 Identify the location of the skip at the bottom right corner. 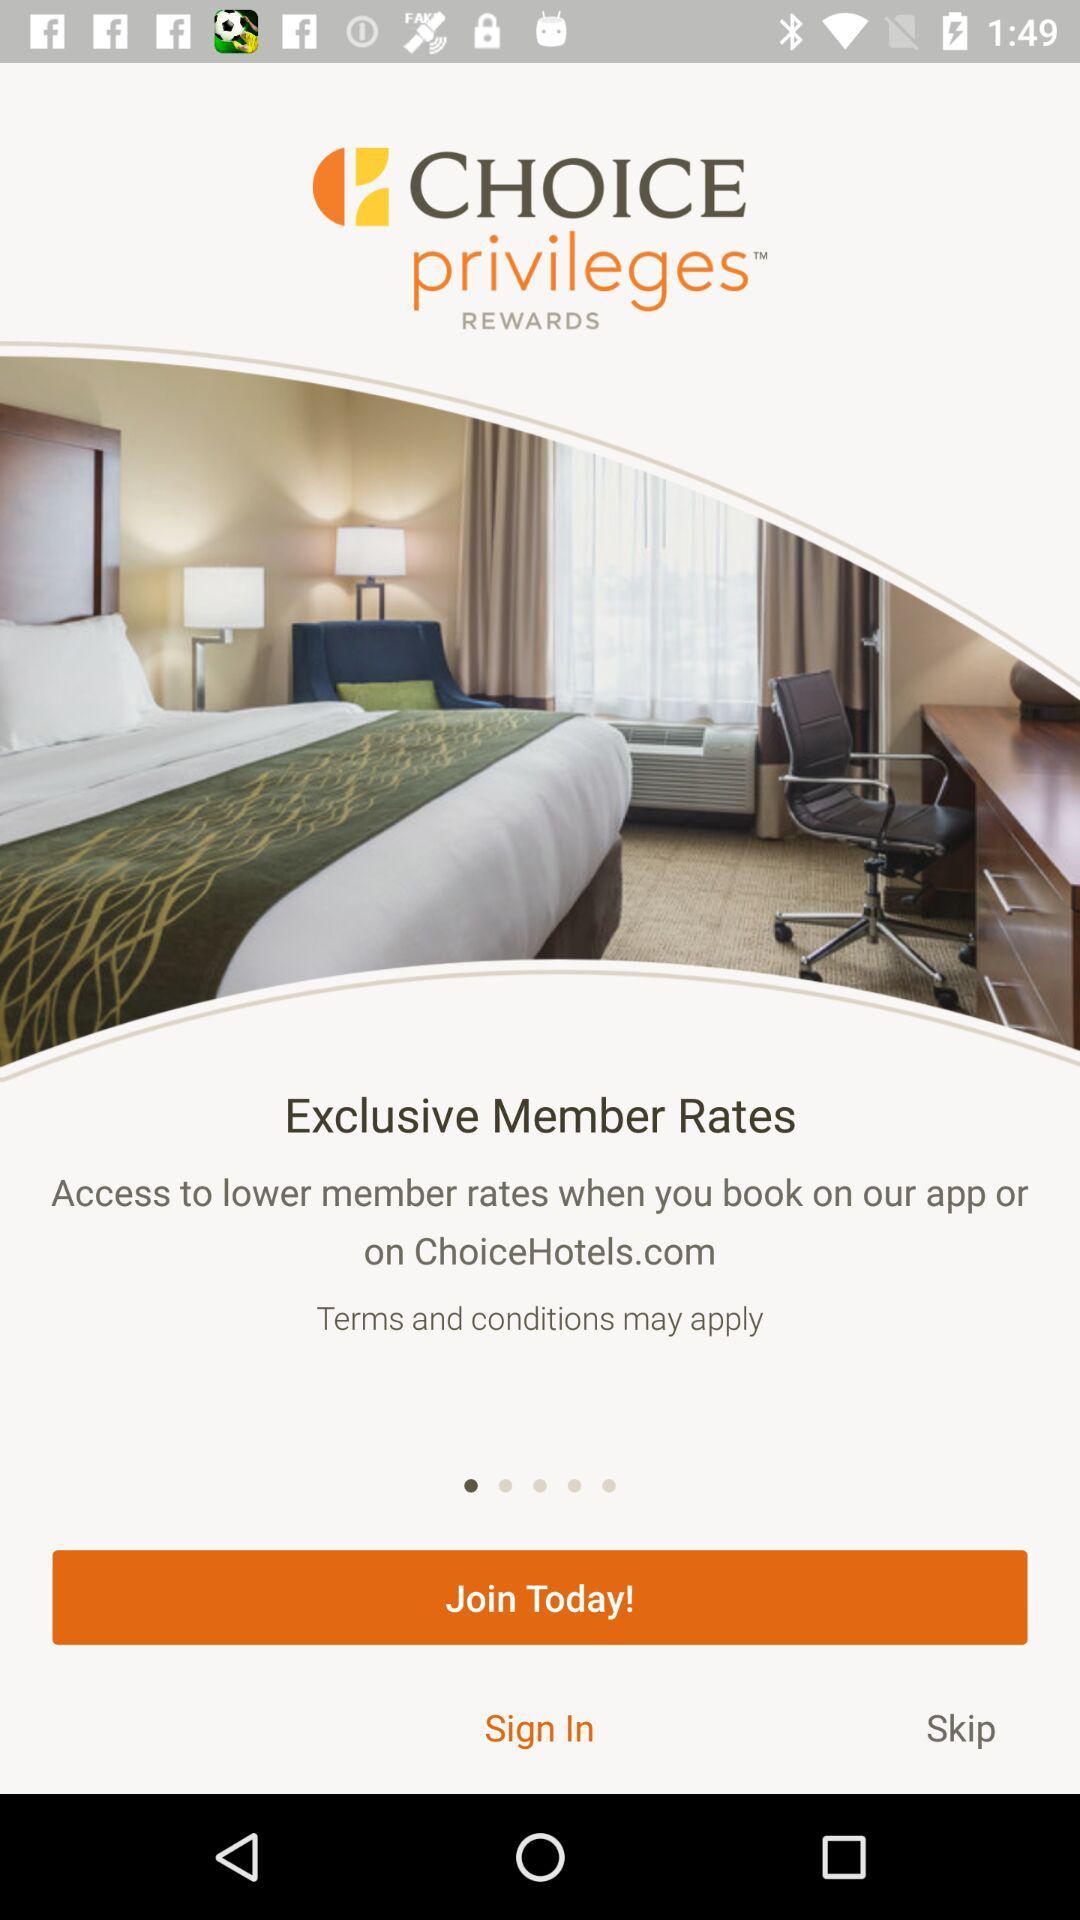
(960, 1726).